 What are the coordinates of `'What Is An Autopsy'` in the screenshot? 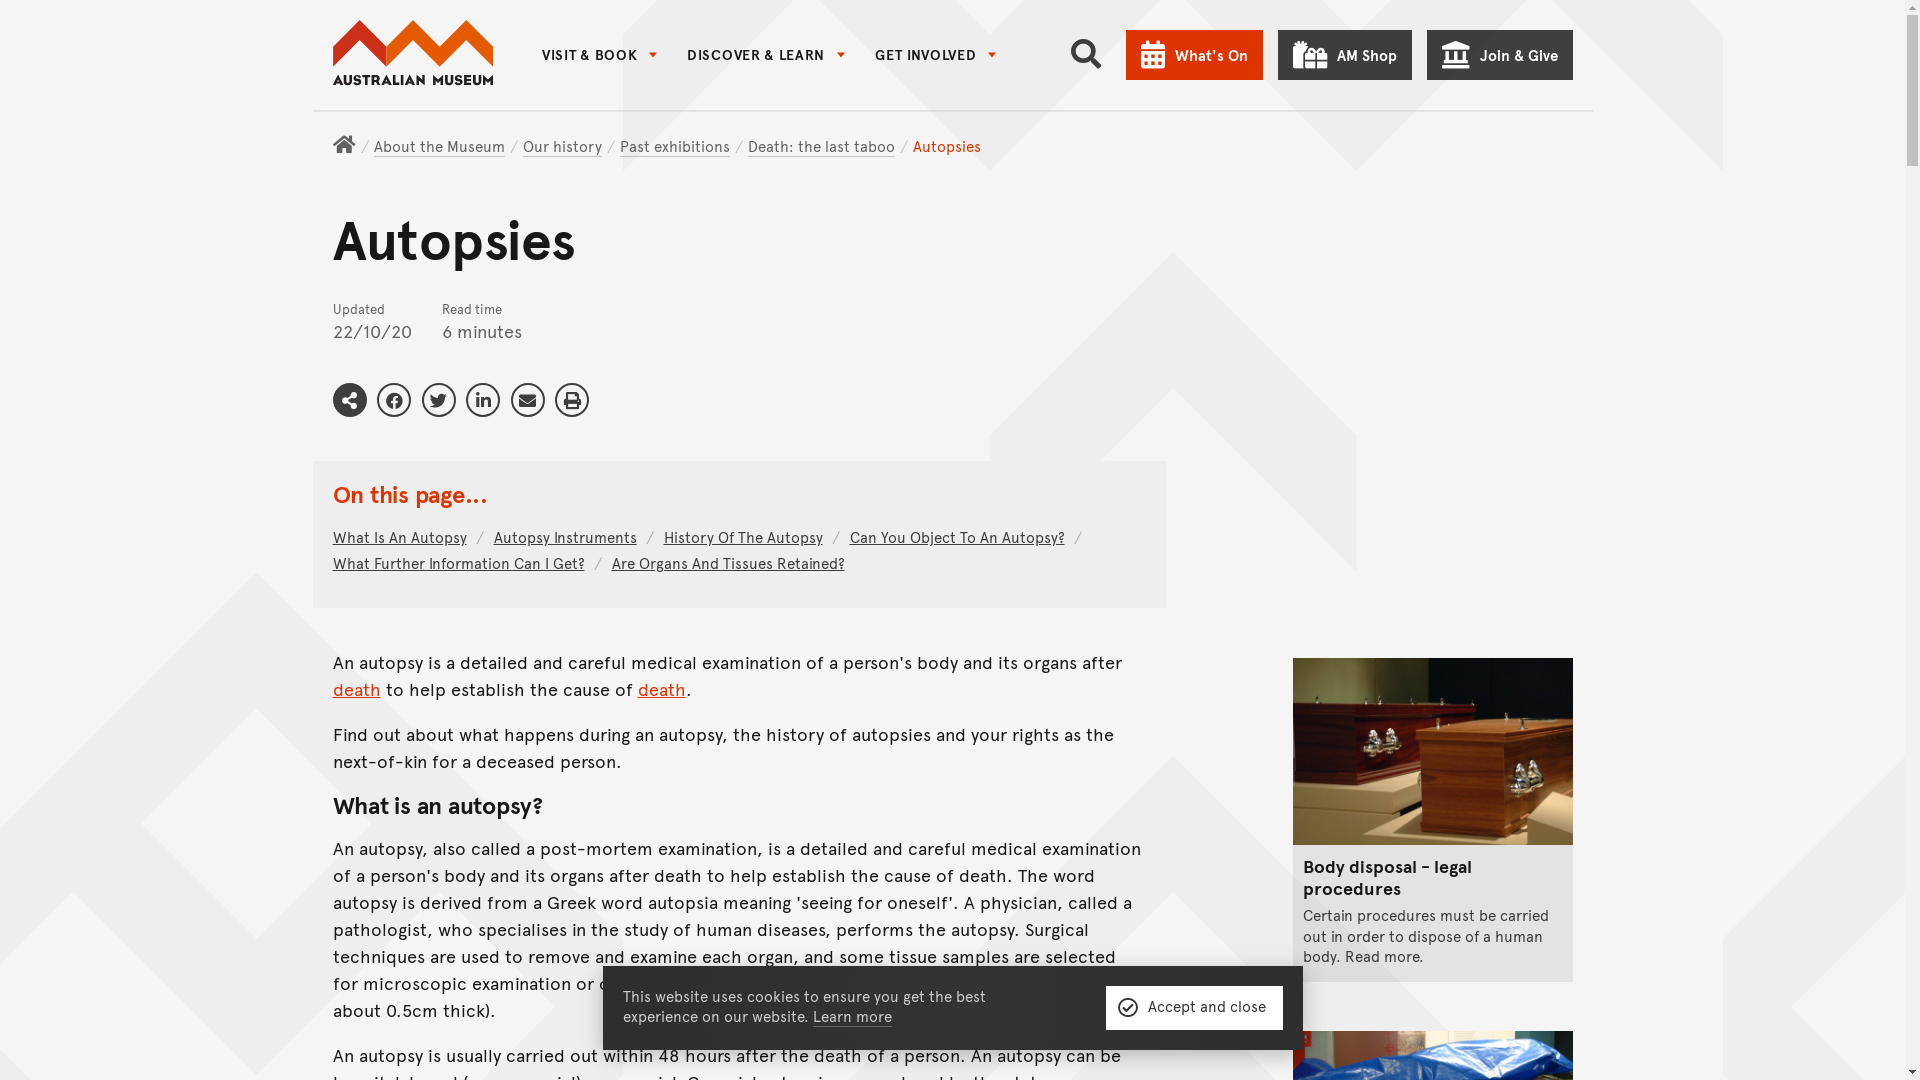 It's located at (406, 535).